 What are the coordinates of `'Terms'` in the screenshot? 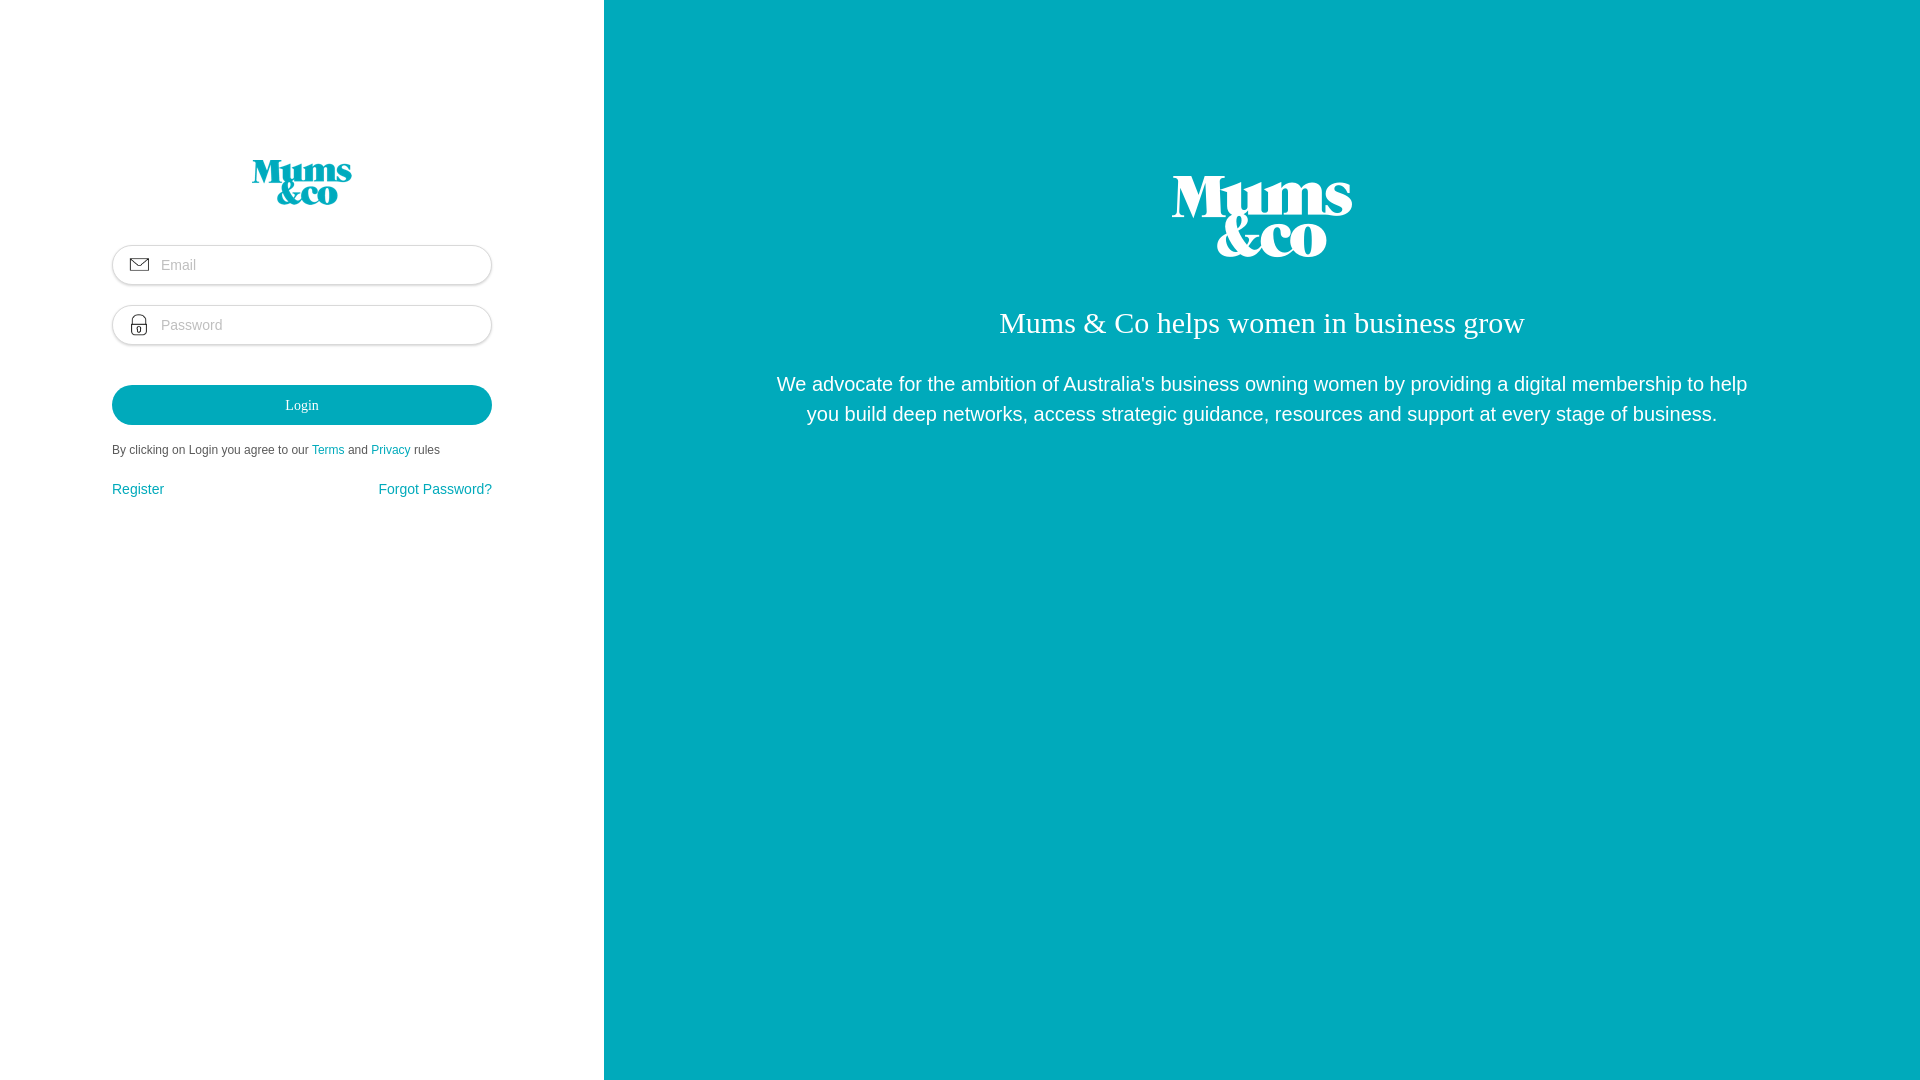 It's located at (328, 450).